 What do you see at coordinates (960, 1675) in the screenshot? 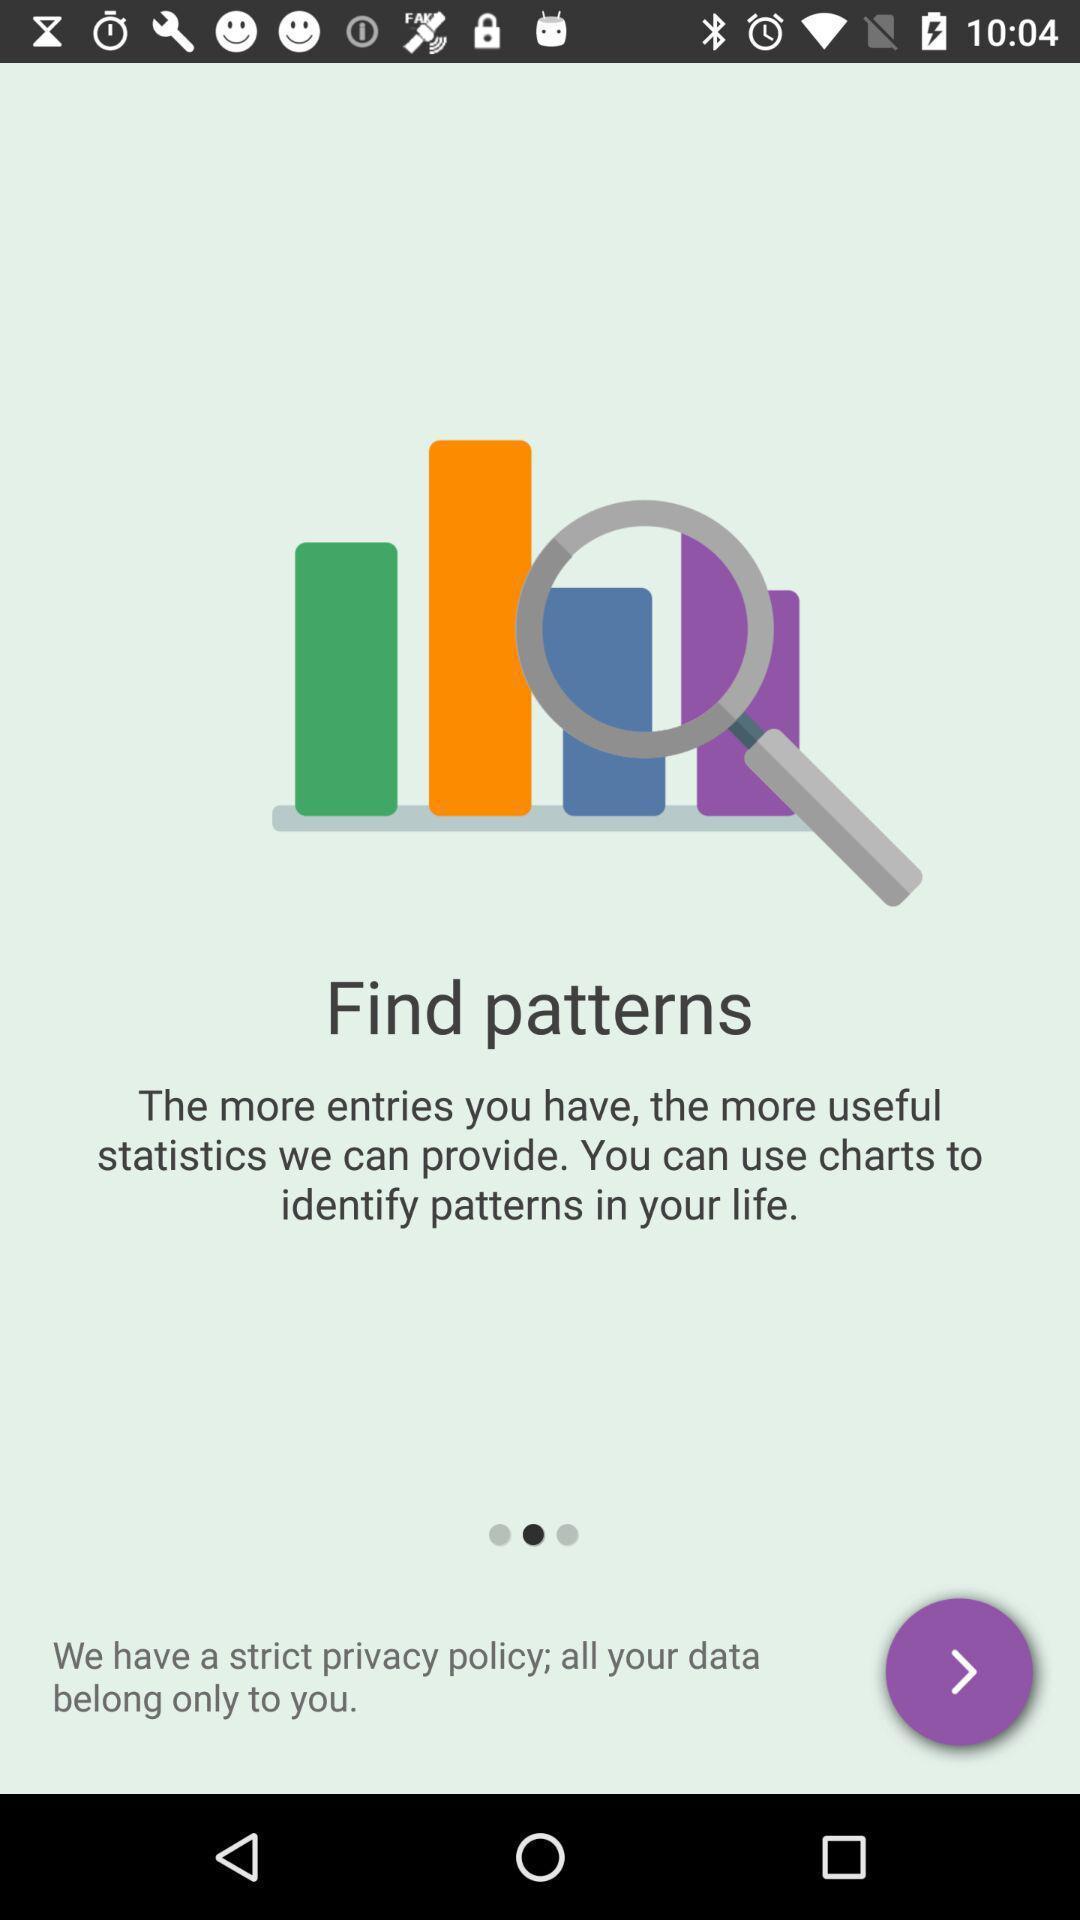
I see `icon next to the we have a` at bounding box center [960, 1675].